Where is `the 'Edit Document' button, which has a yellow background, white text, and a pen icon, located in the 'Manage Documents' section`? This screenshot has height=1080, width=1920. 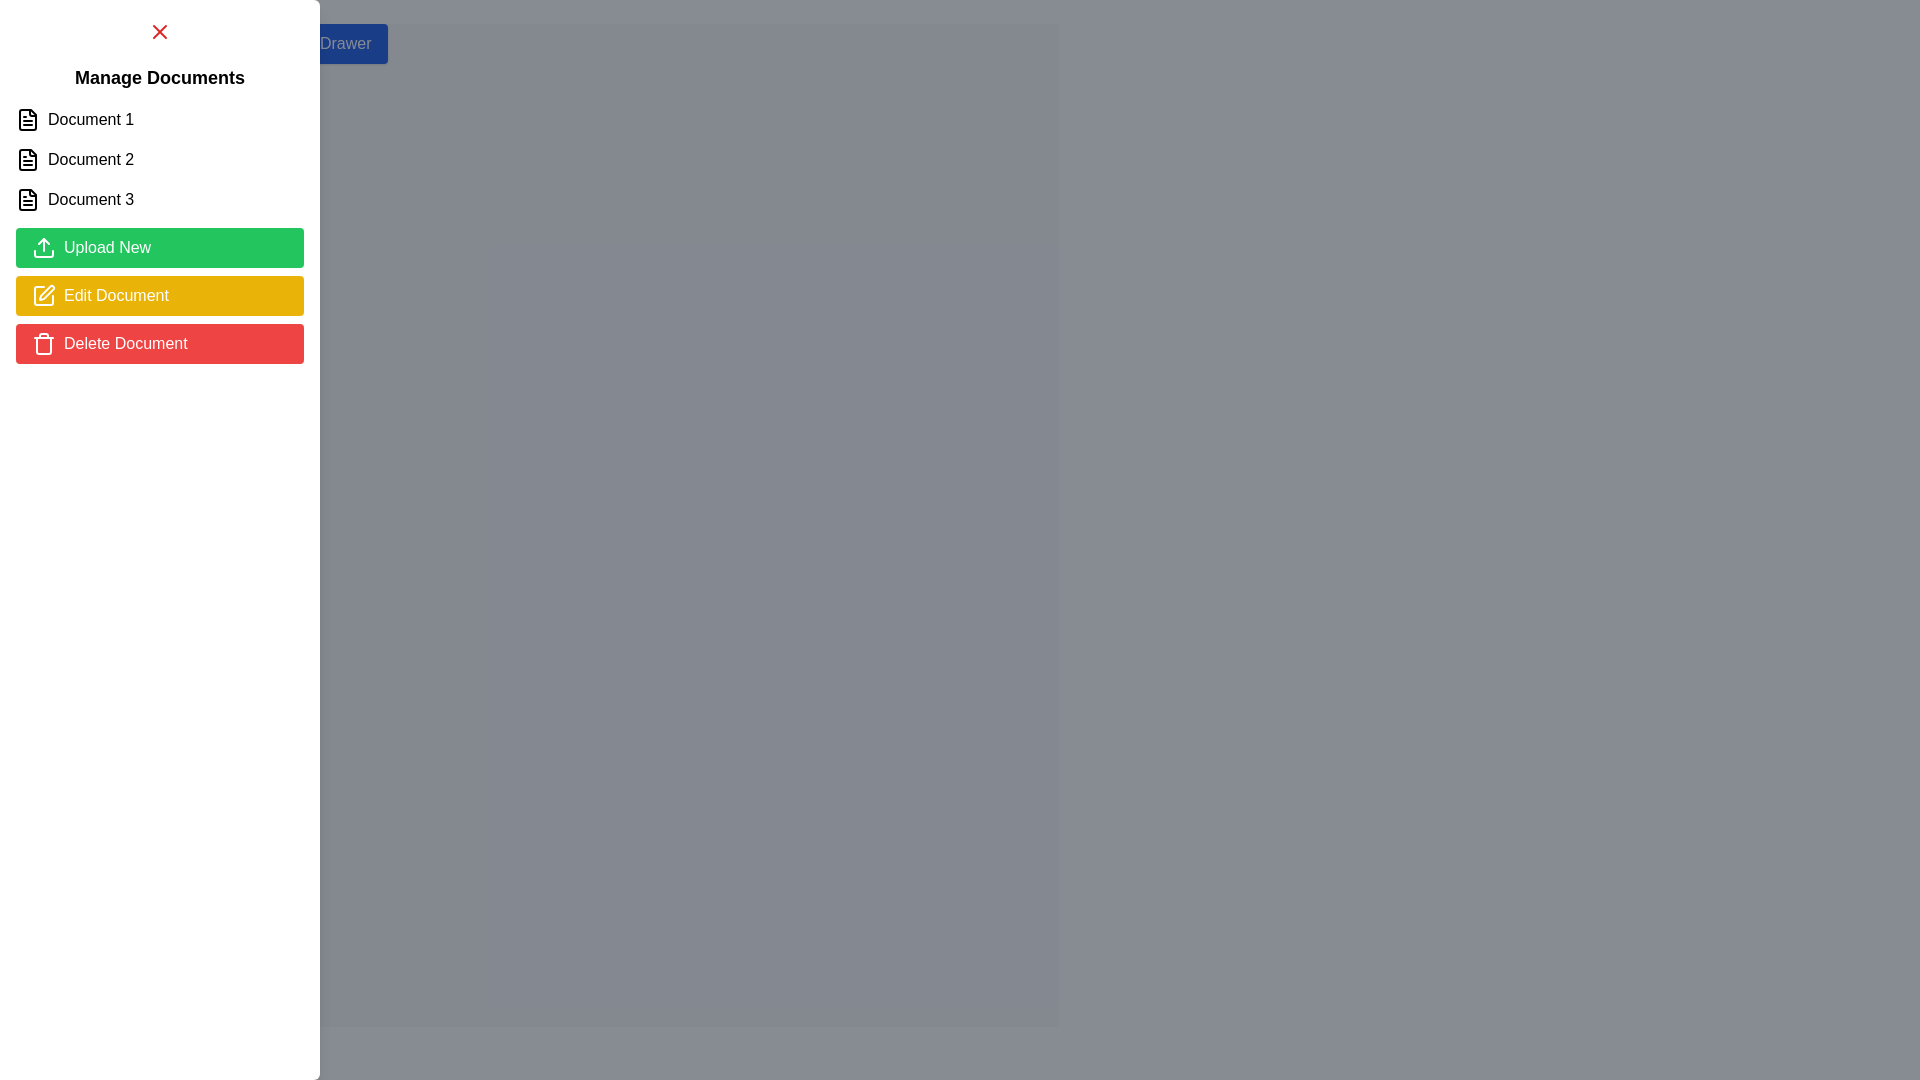 the 'Edit Document' button, which has a yellow background, white text, and a pen icon, located in the 'Manage Documents' section is located at coordinates (158, 296).